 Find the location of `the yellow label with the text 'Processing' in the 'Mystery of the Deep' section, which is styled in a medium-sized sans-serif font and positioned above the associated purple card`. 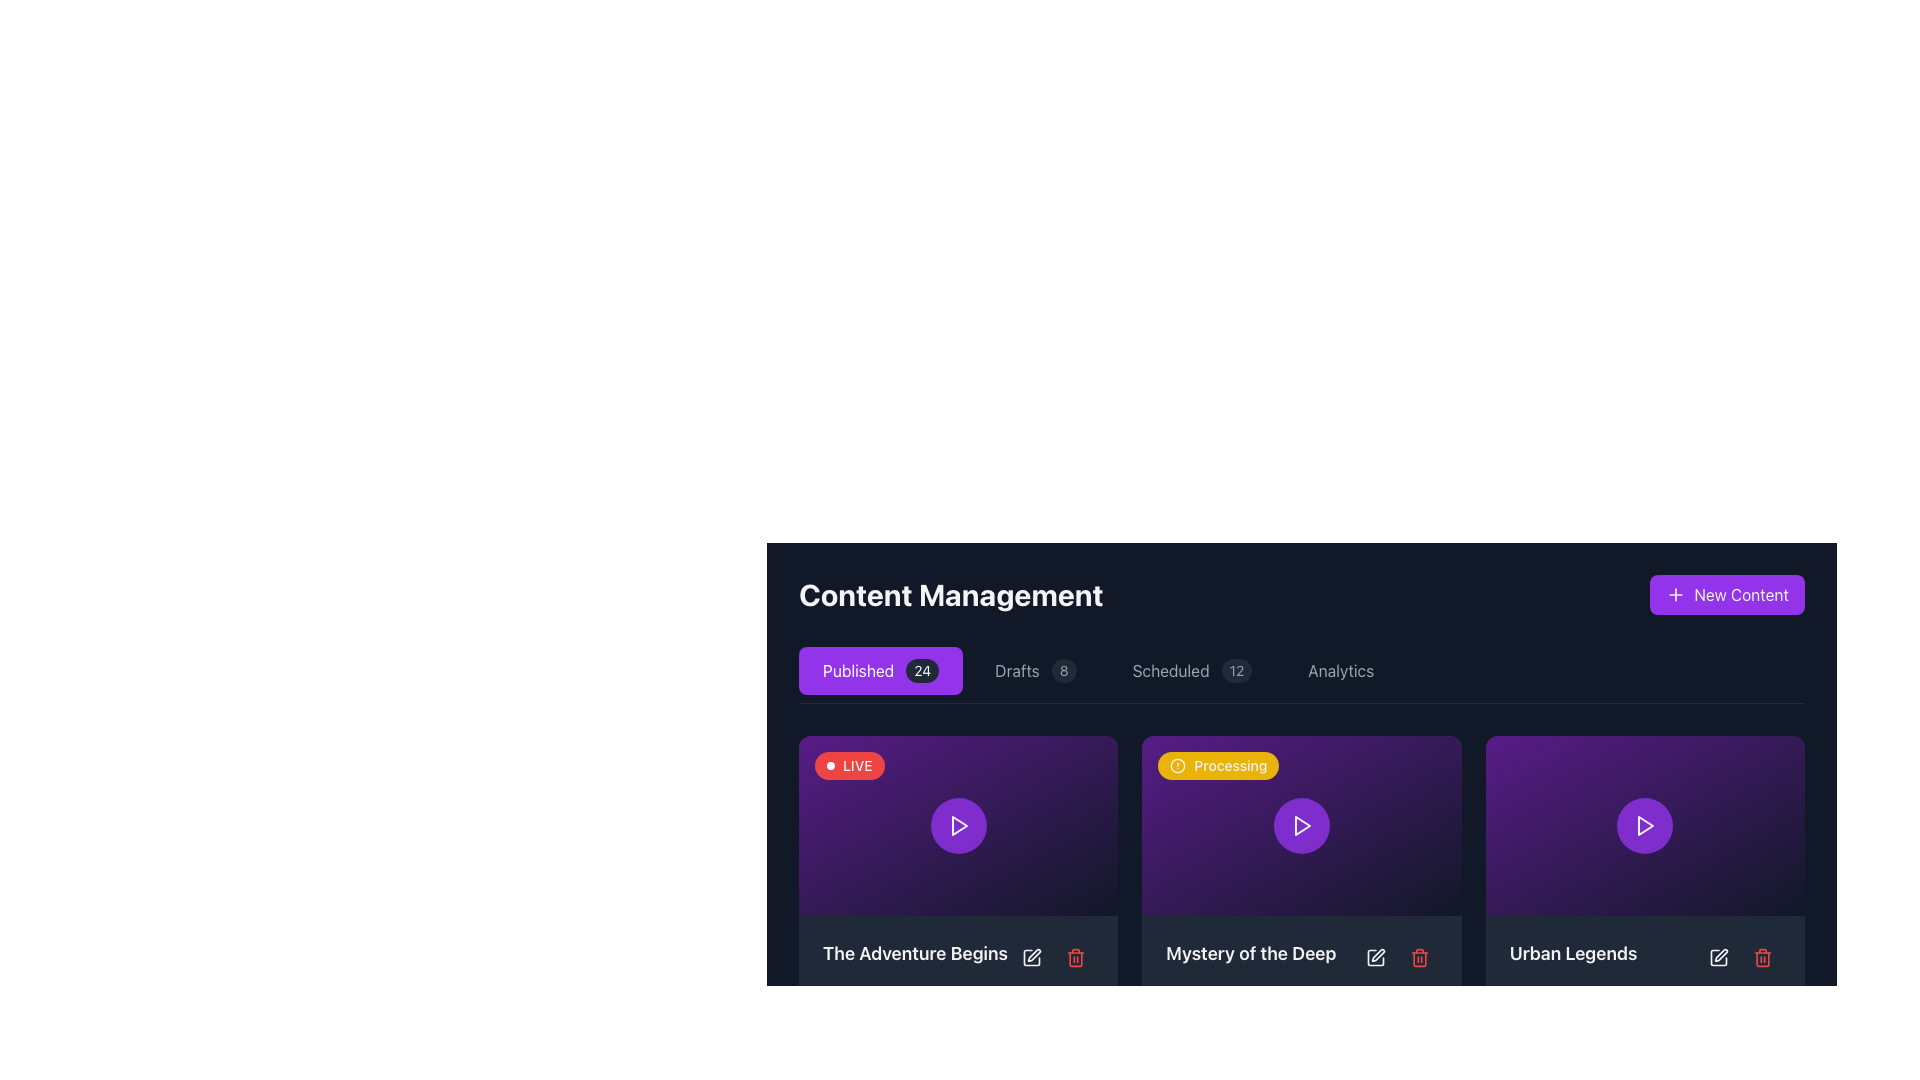

the yellow label with the text 'Processing' in the 'Mystery of the Deep' section, which is styled in a medium-sized sans-serif font and positioned above the associated purple card is located at coordinates (1229, 765).